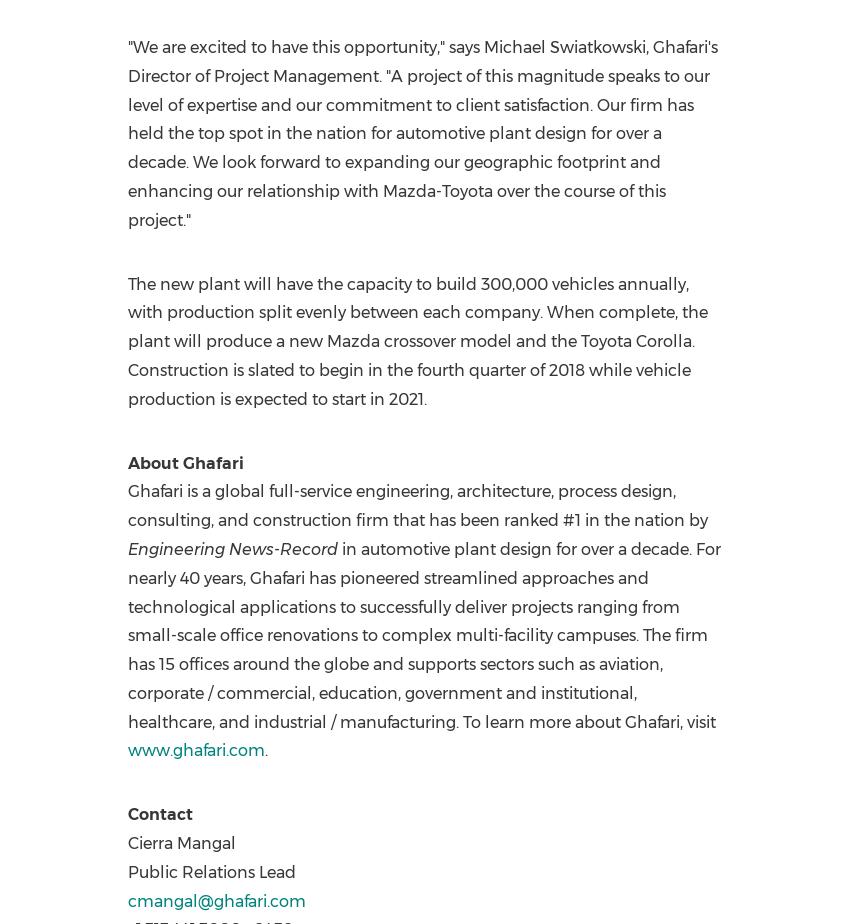  I want to click on 'Michael Swiatkowski', so click(482, 46).